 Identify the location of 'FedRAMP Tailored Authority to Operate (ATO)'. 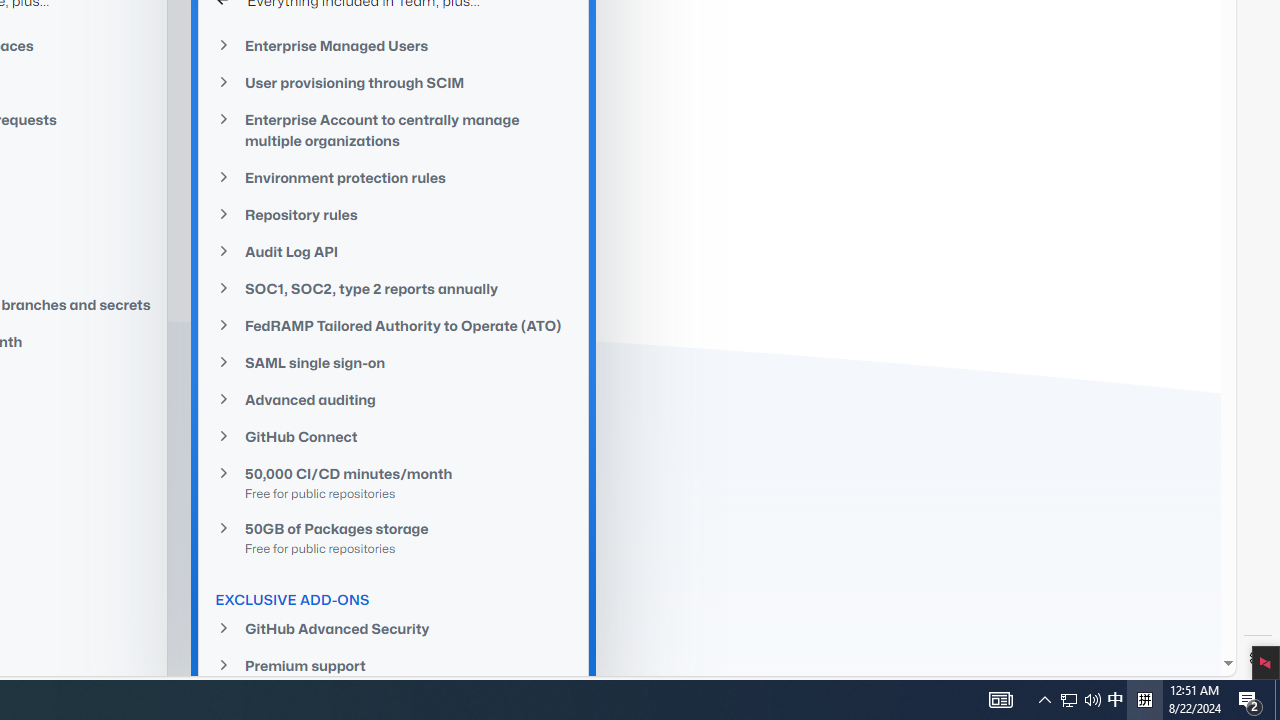
(394, 324).